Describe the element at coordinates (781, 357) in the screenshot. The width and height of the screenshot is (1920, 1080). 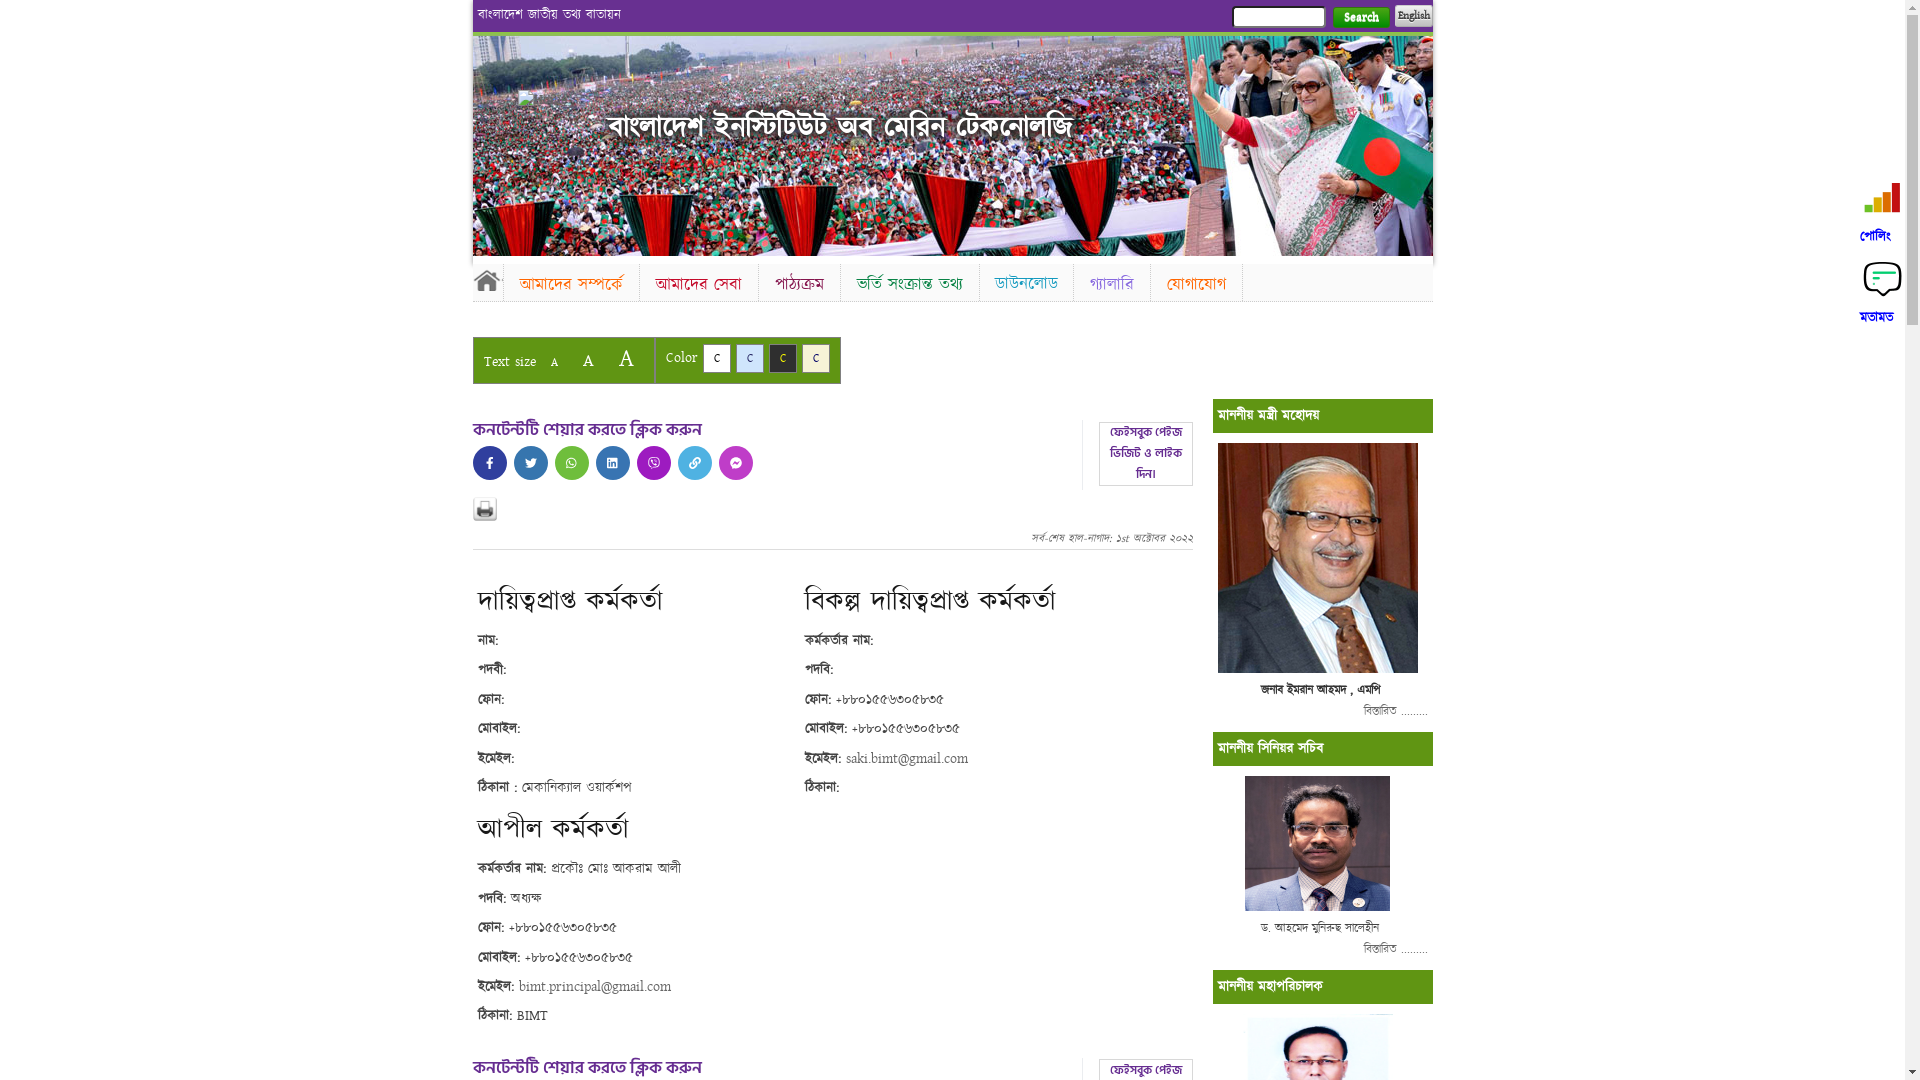
I see `'C'` at that location.